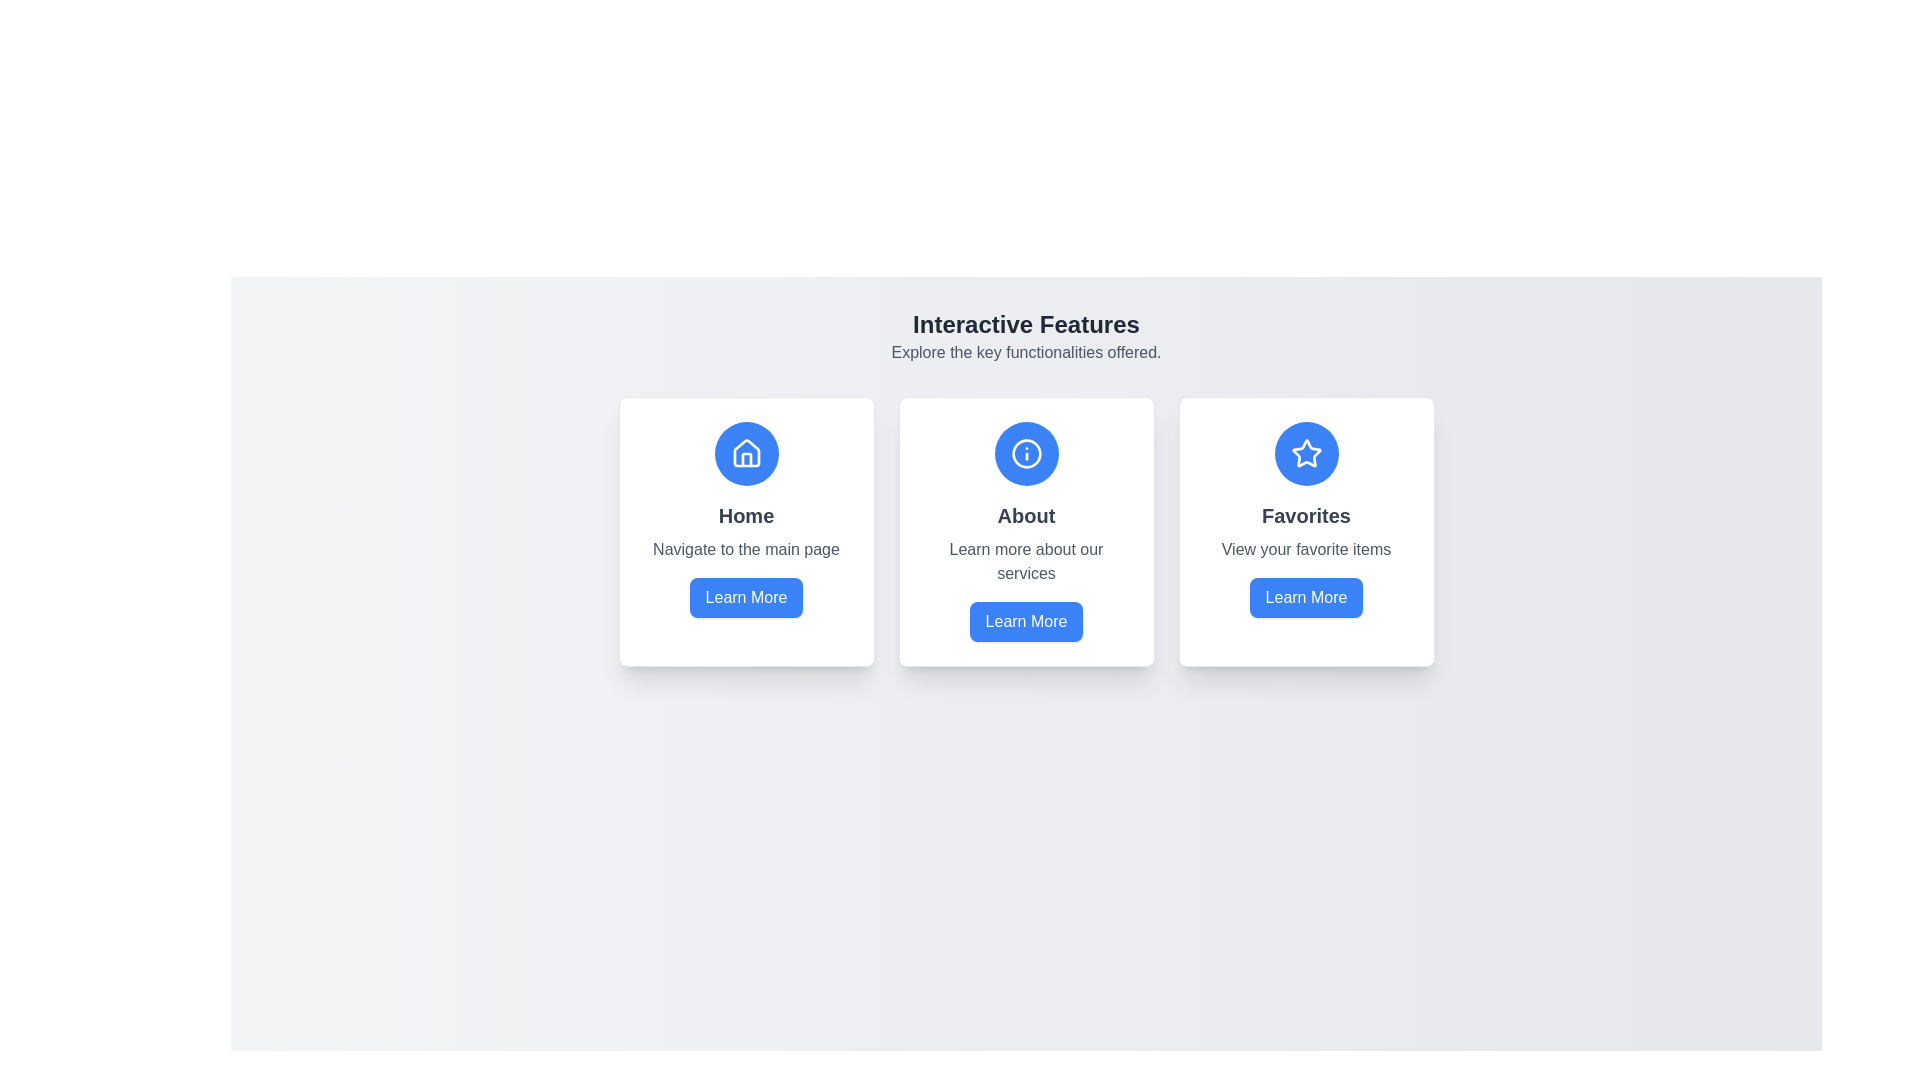 This screenshot has height=1080, width=1920. Describe the element at coordinates (745, 454) in the screenshot. I see `the circular home icon with a blue background and white house graphic, located at the top-center of the 'Home' card to acknowledge its purpose` at that location.